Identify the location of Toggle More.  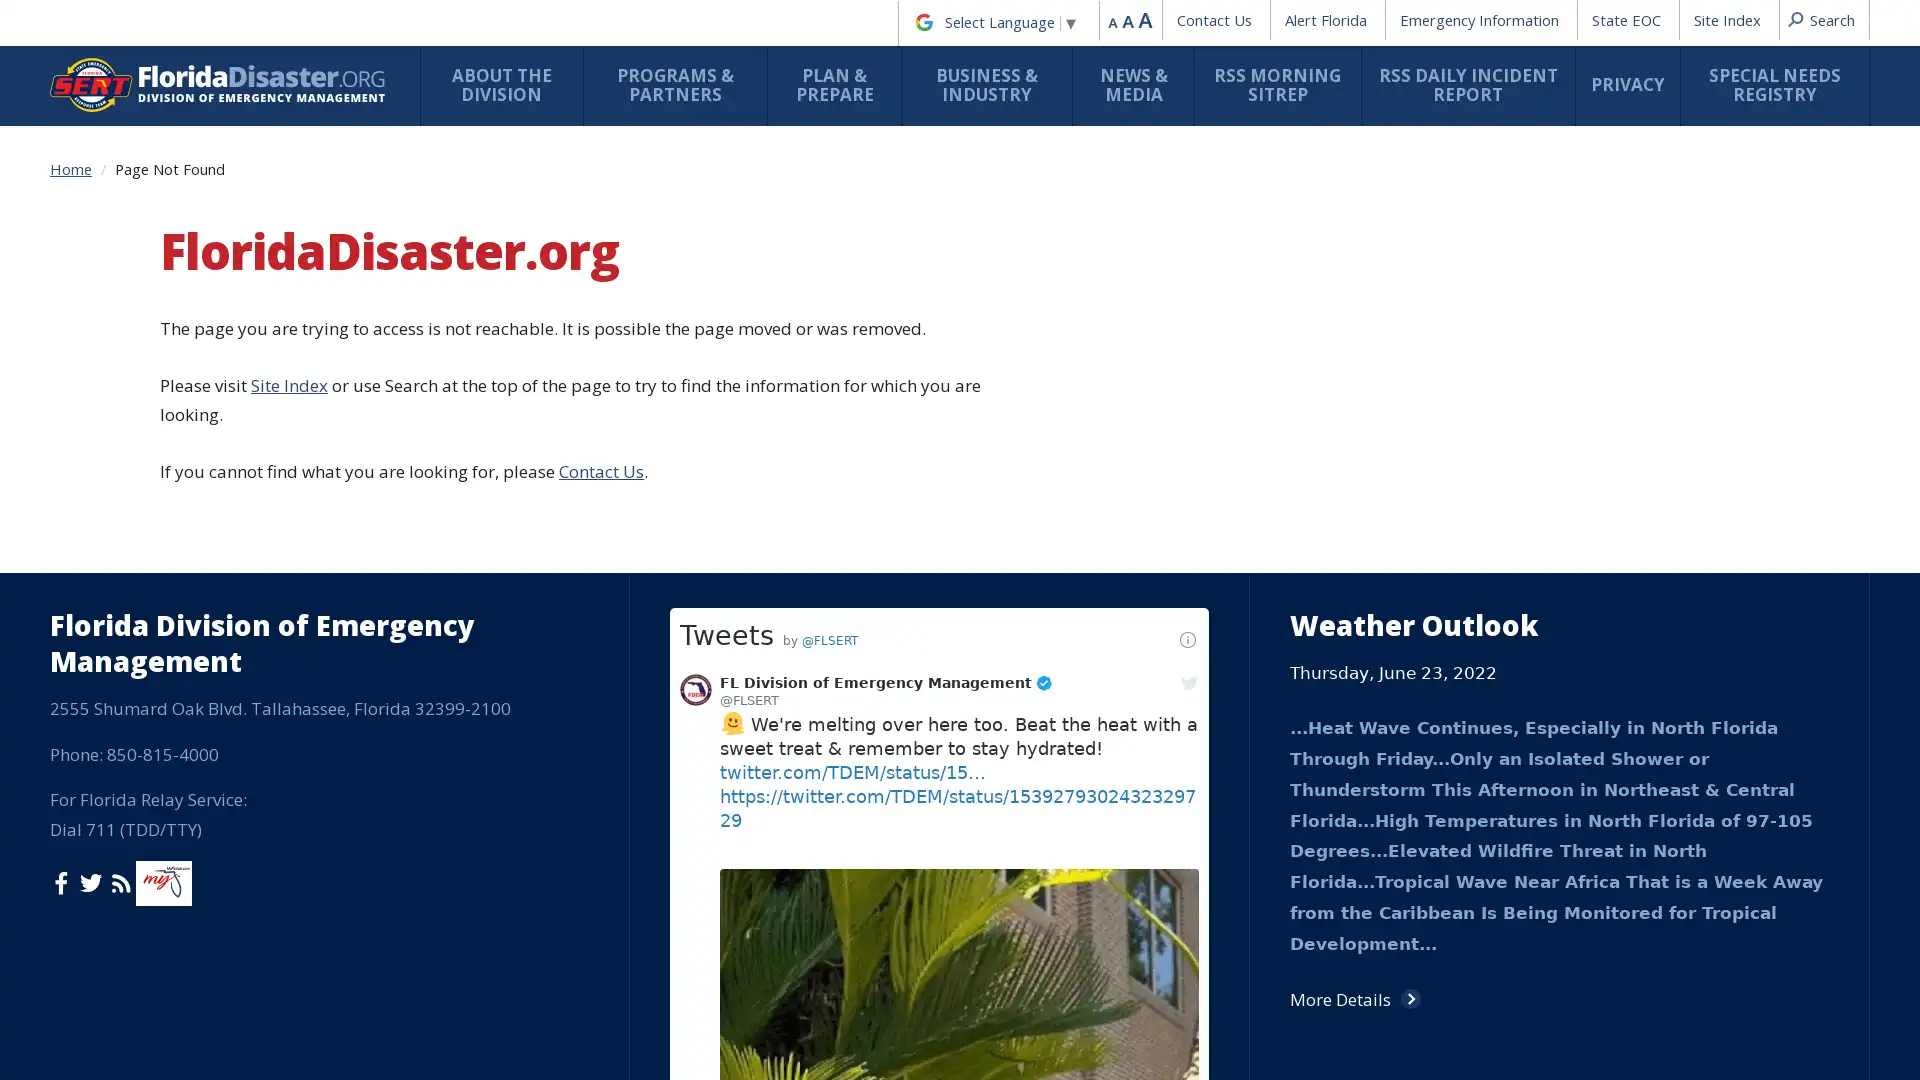
(600, 311).